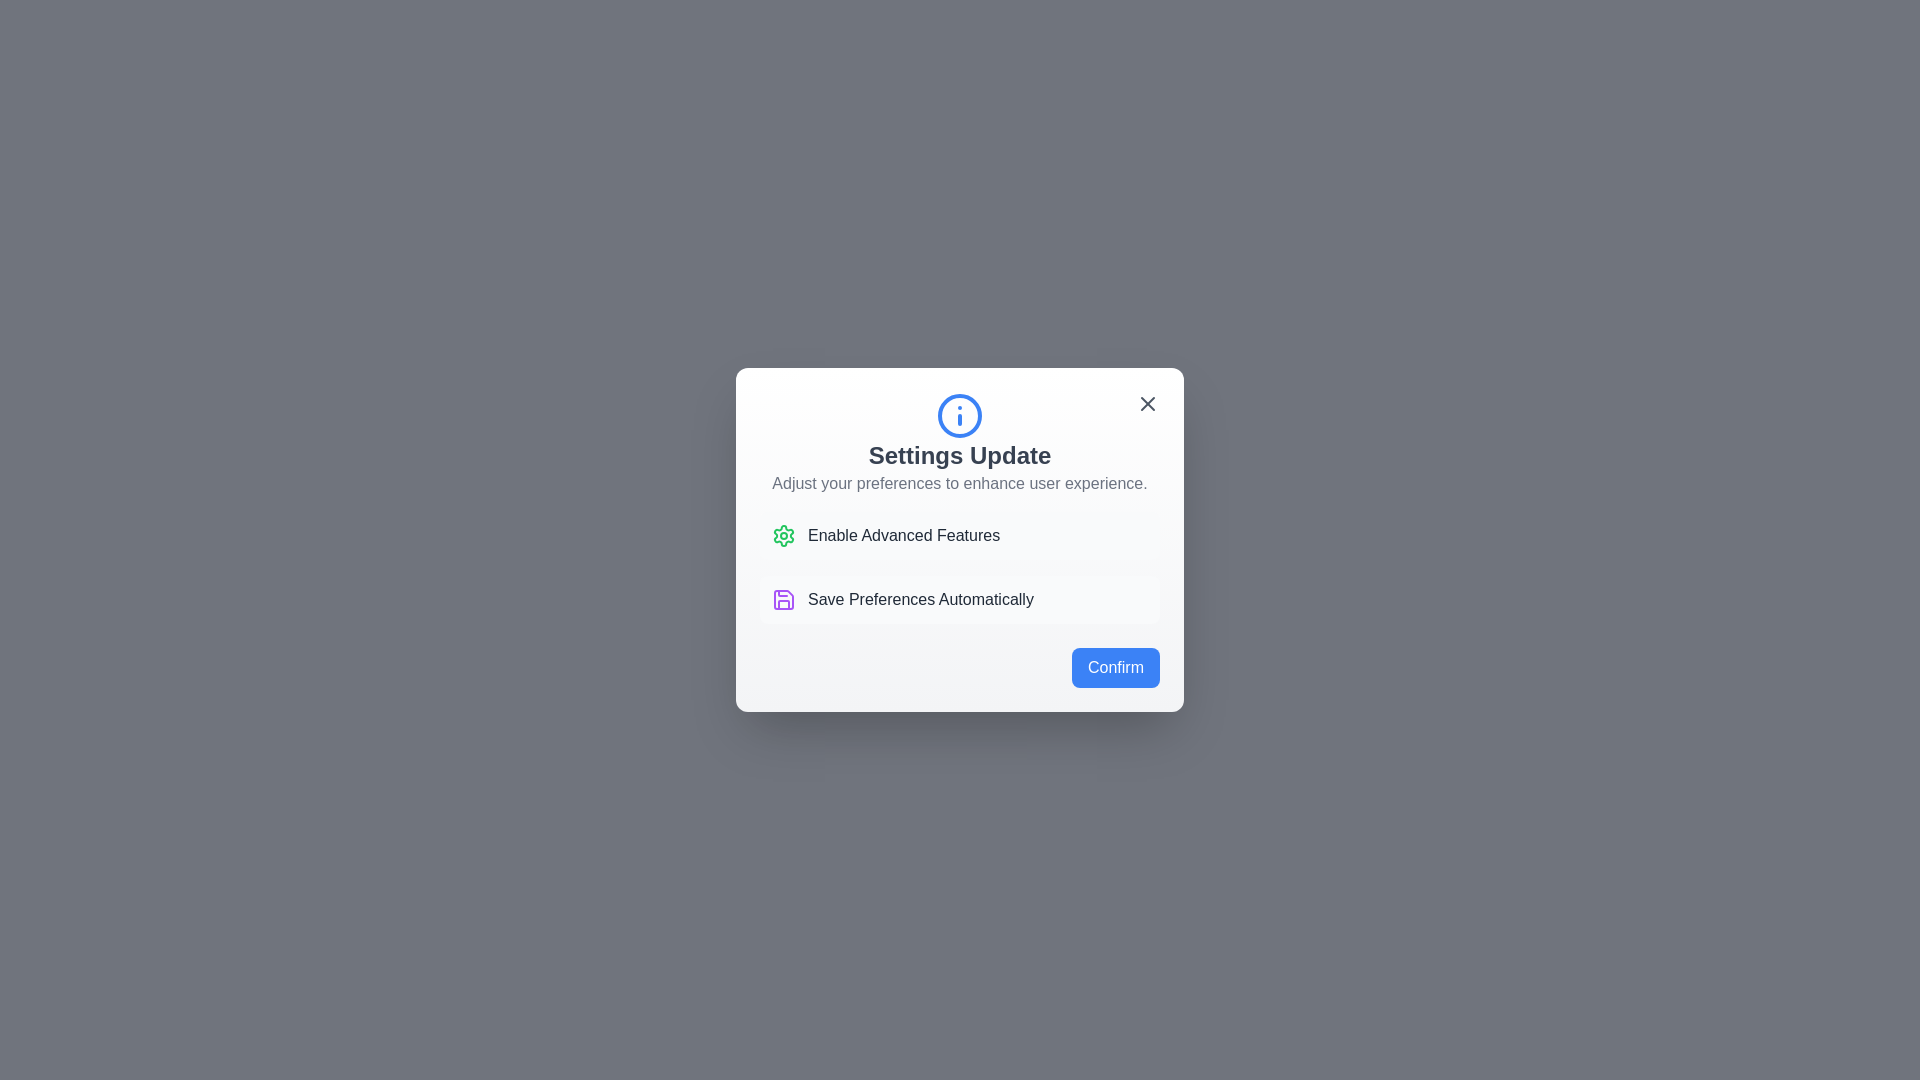 The width and height of the screenshot is (1920, 1080). What do you see at coordinates (1147, 404) in the screenshot?
I see `close button located at the top-right corner of the dialog` at bounding box center [1147, 404].